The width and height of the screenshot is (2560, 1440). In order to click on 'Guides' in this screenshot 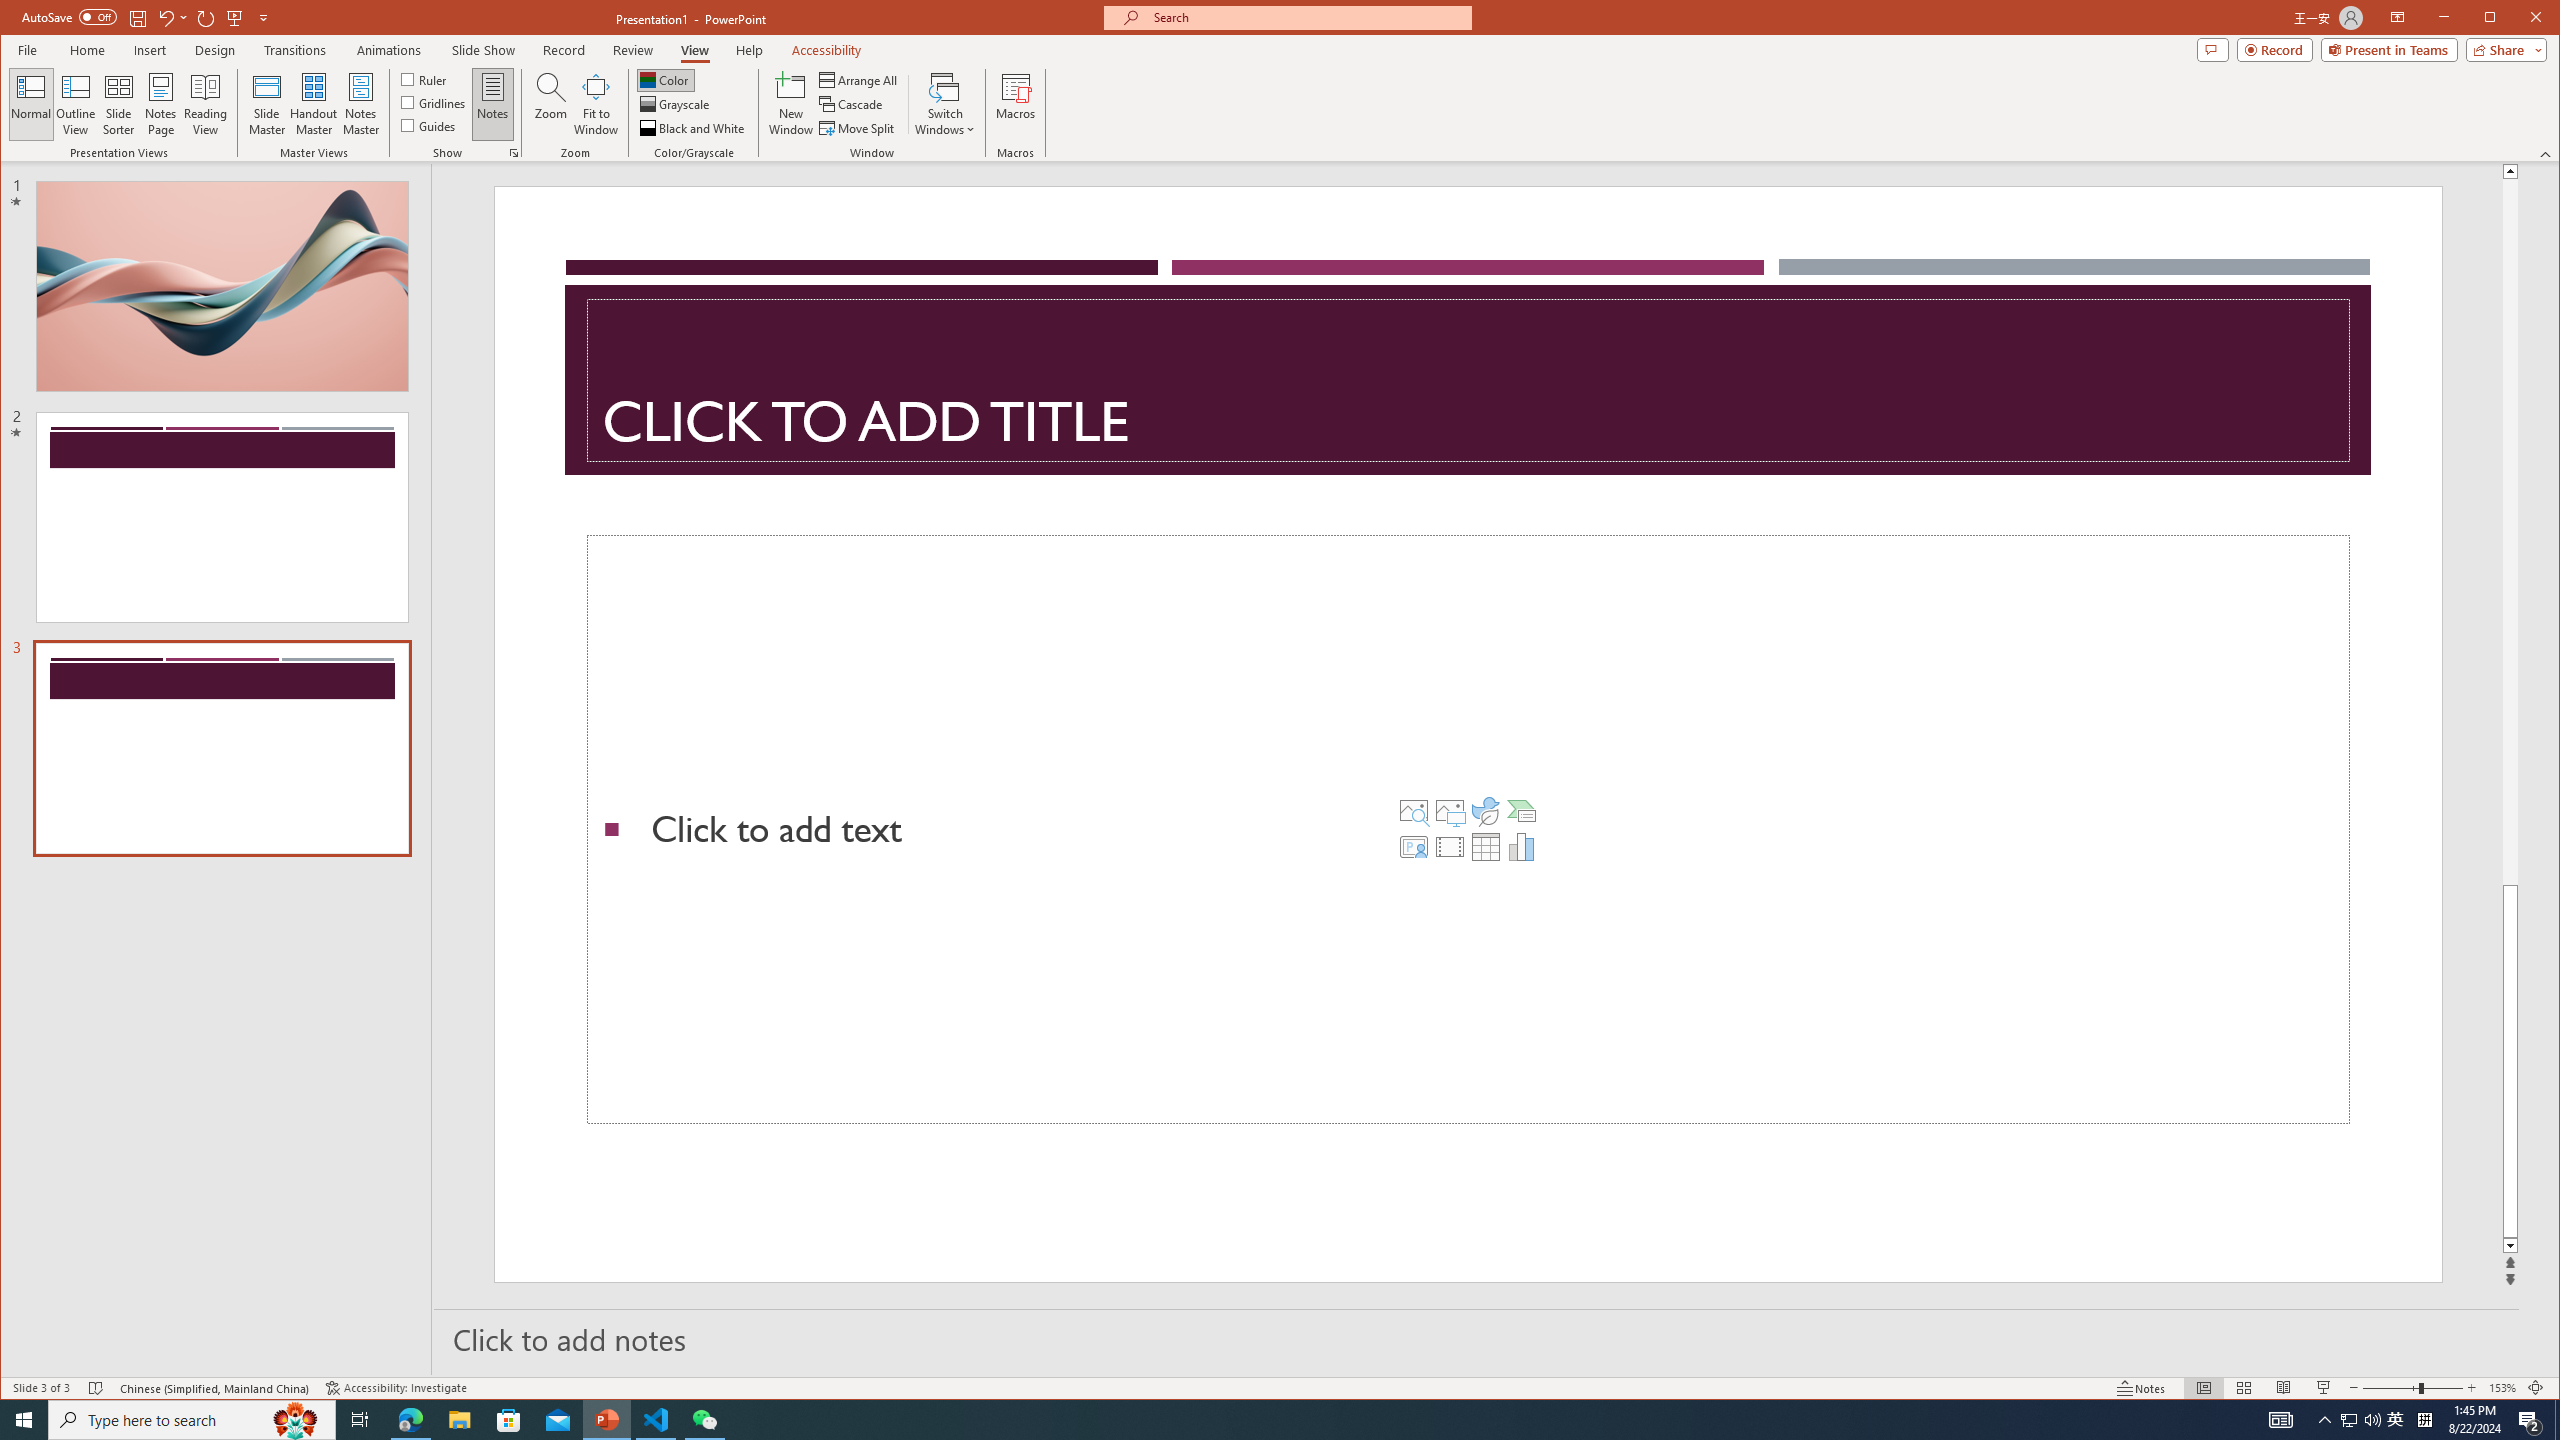, I will do `click(428, 125)`.